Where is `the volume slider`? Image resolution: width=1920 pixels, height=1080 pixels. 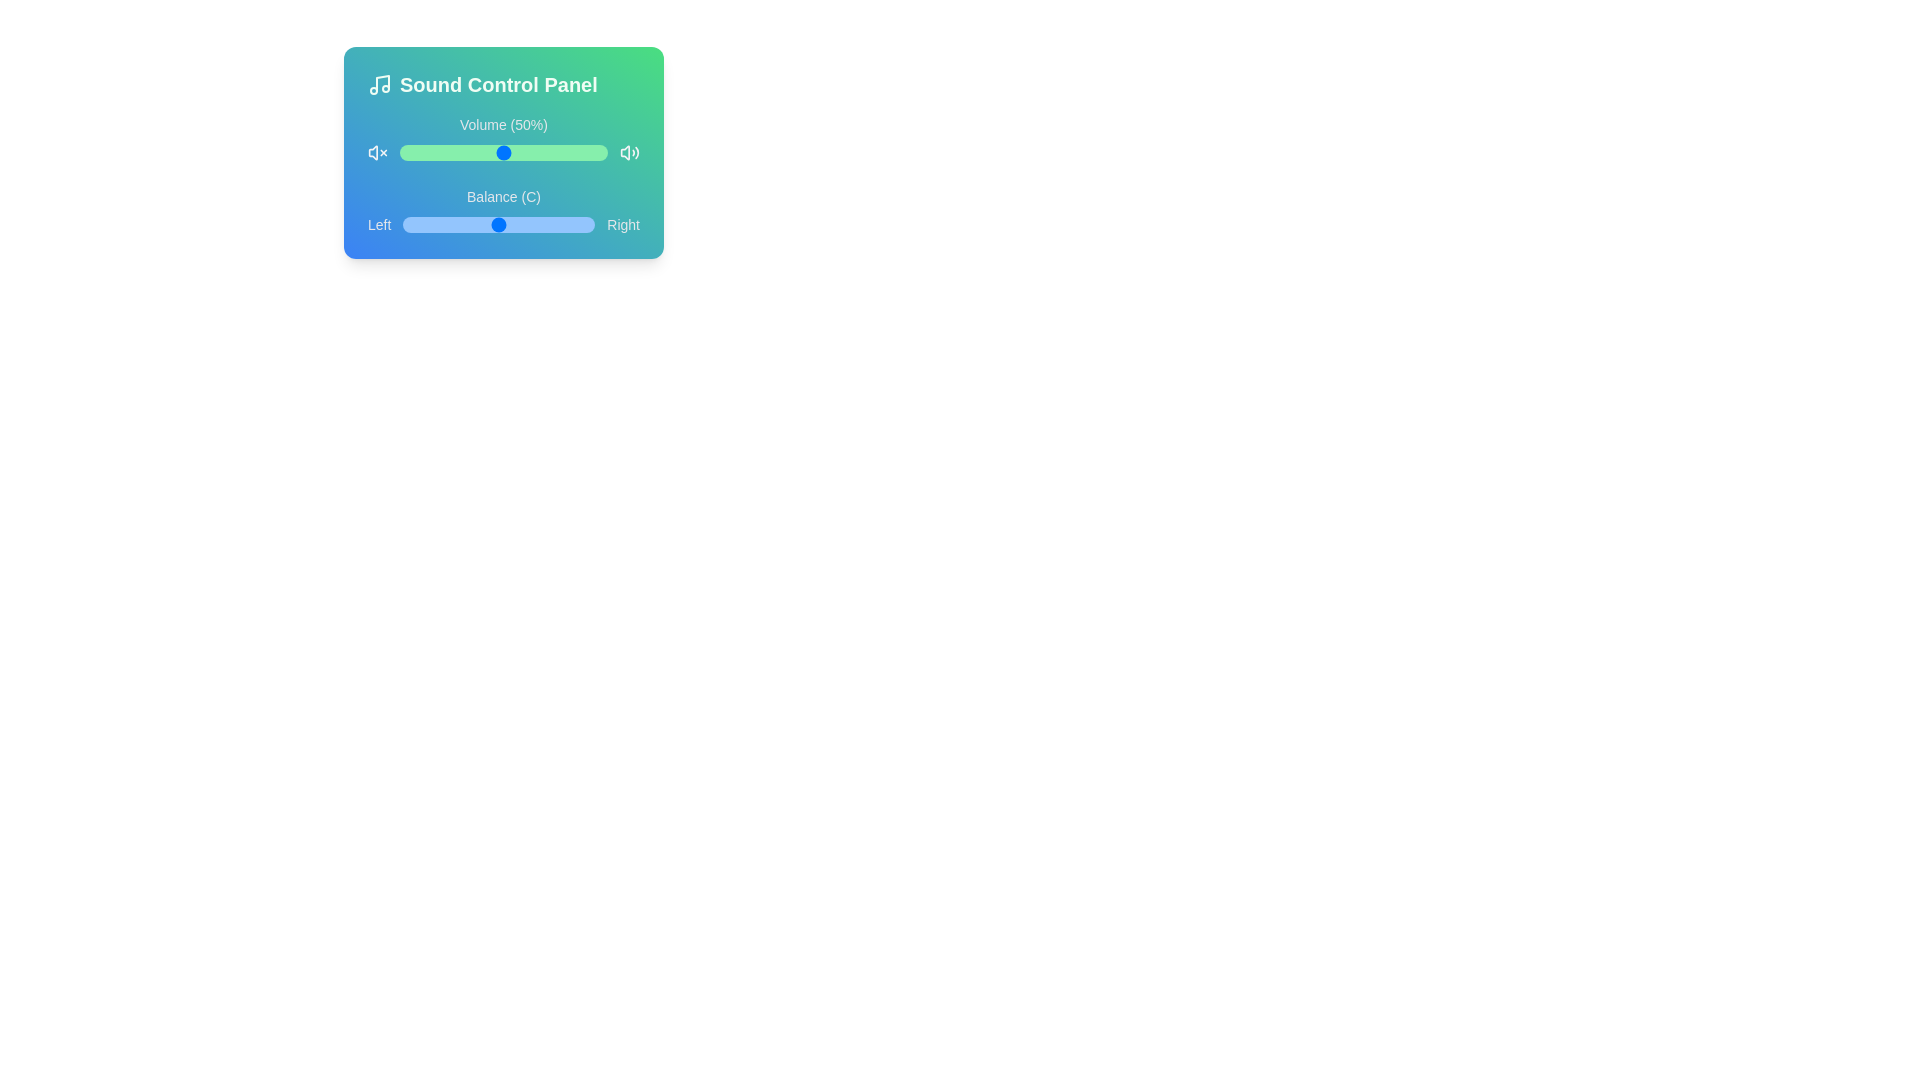 the volume slider is located at coordinates (512, 152).